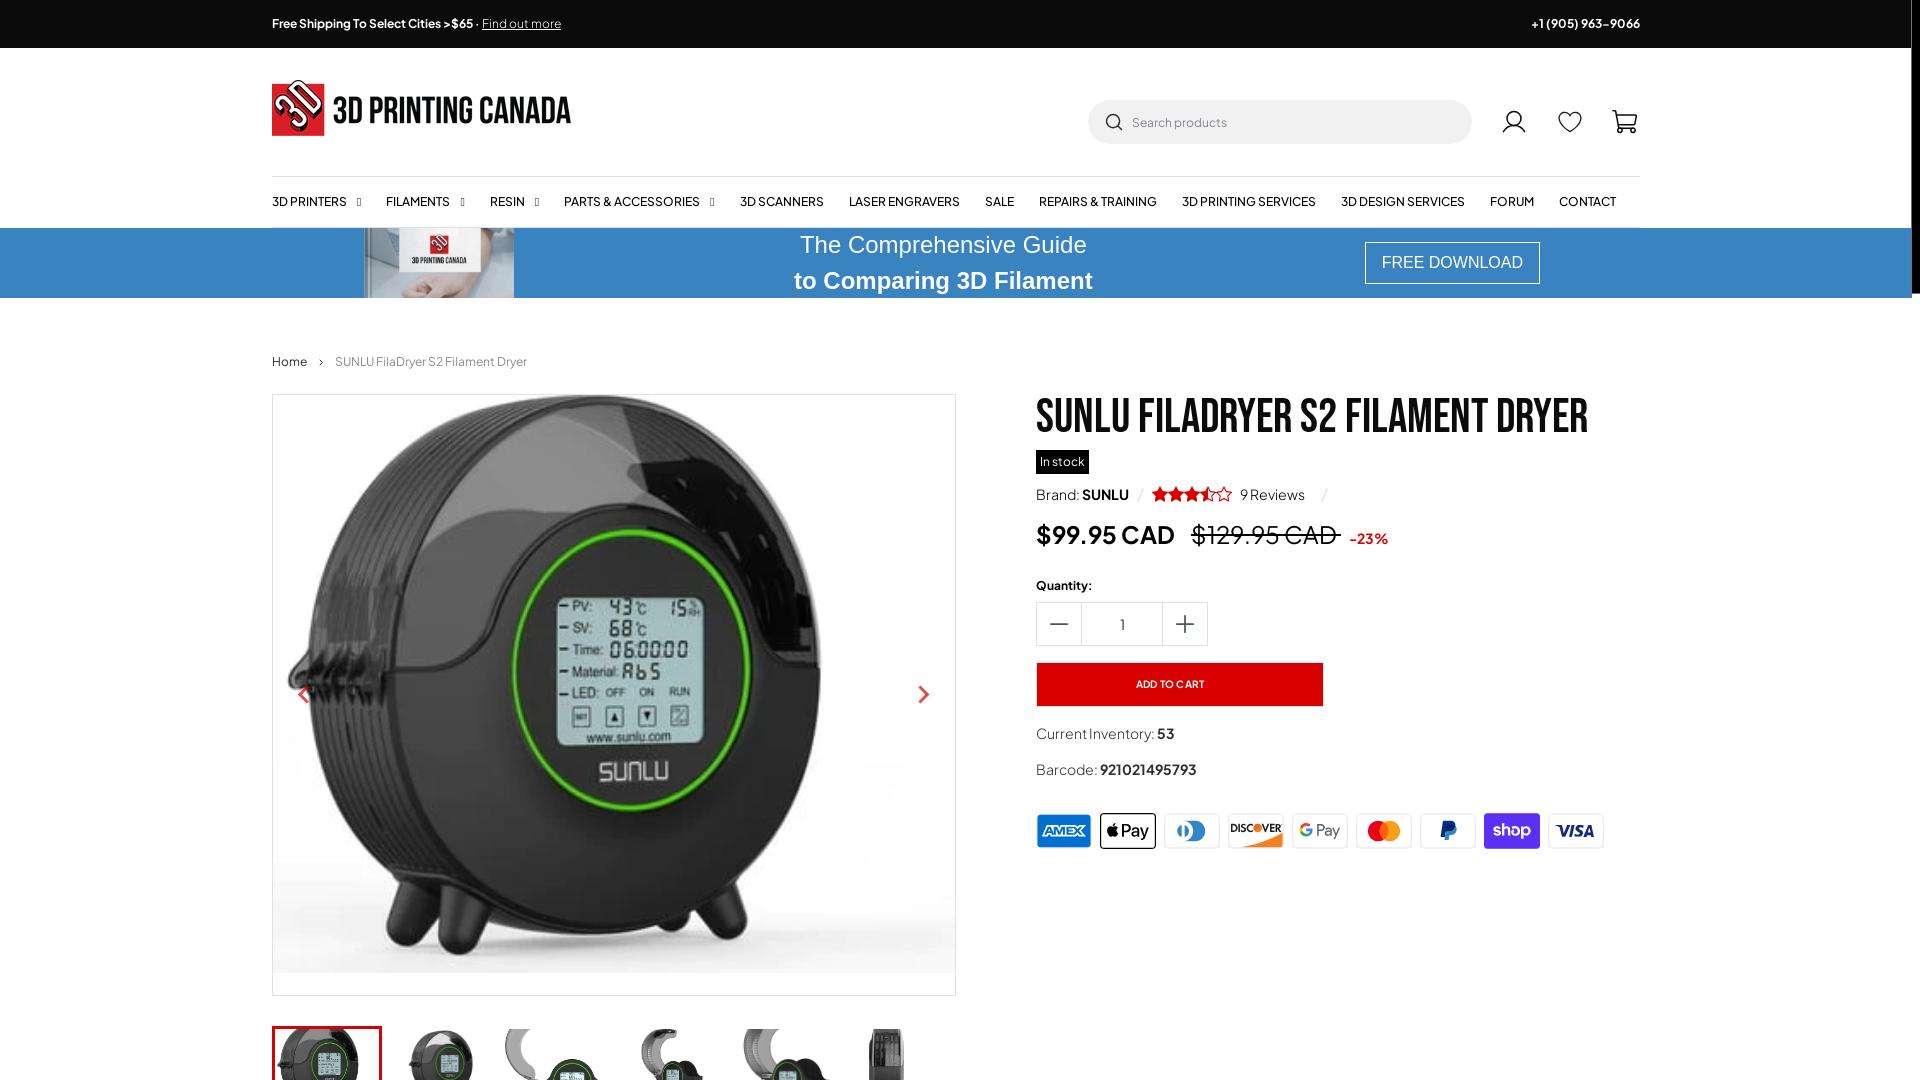 Image resolution: width=1920 pixels, height=1080 pixels. I want to click on 'FORUM', so click(1512, 201).